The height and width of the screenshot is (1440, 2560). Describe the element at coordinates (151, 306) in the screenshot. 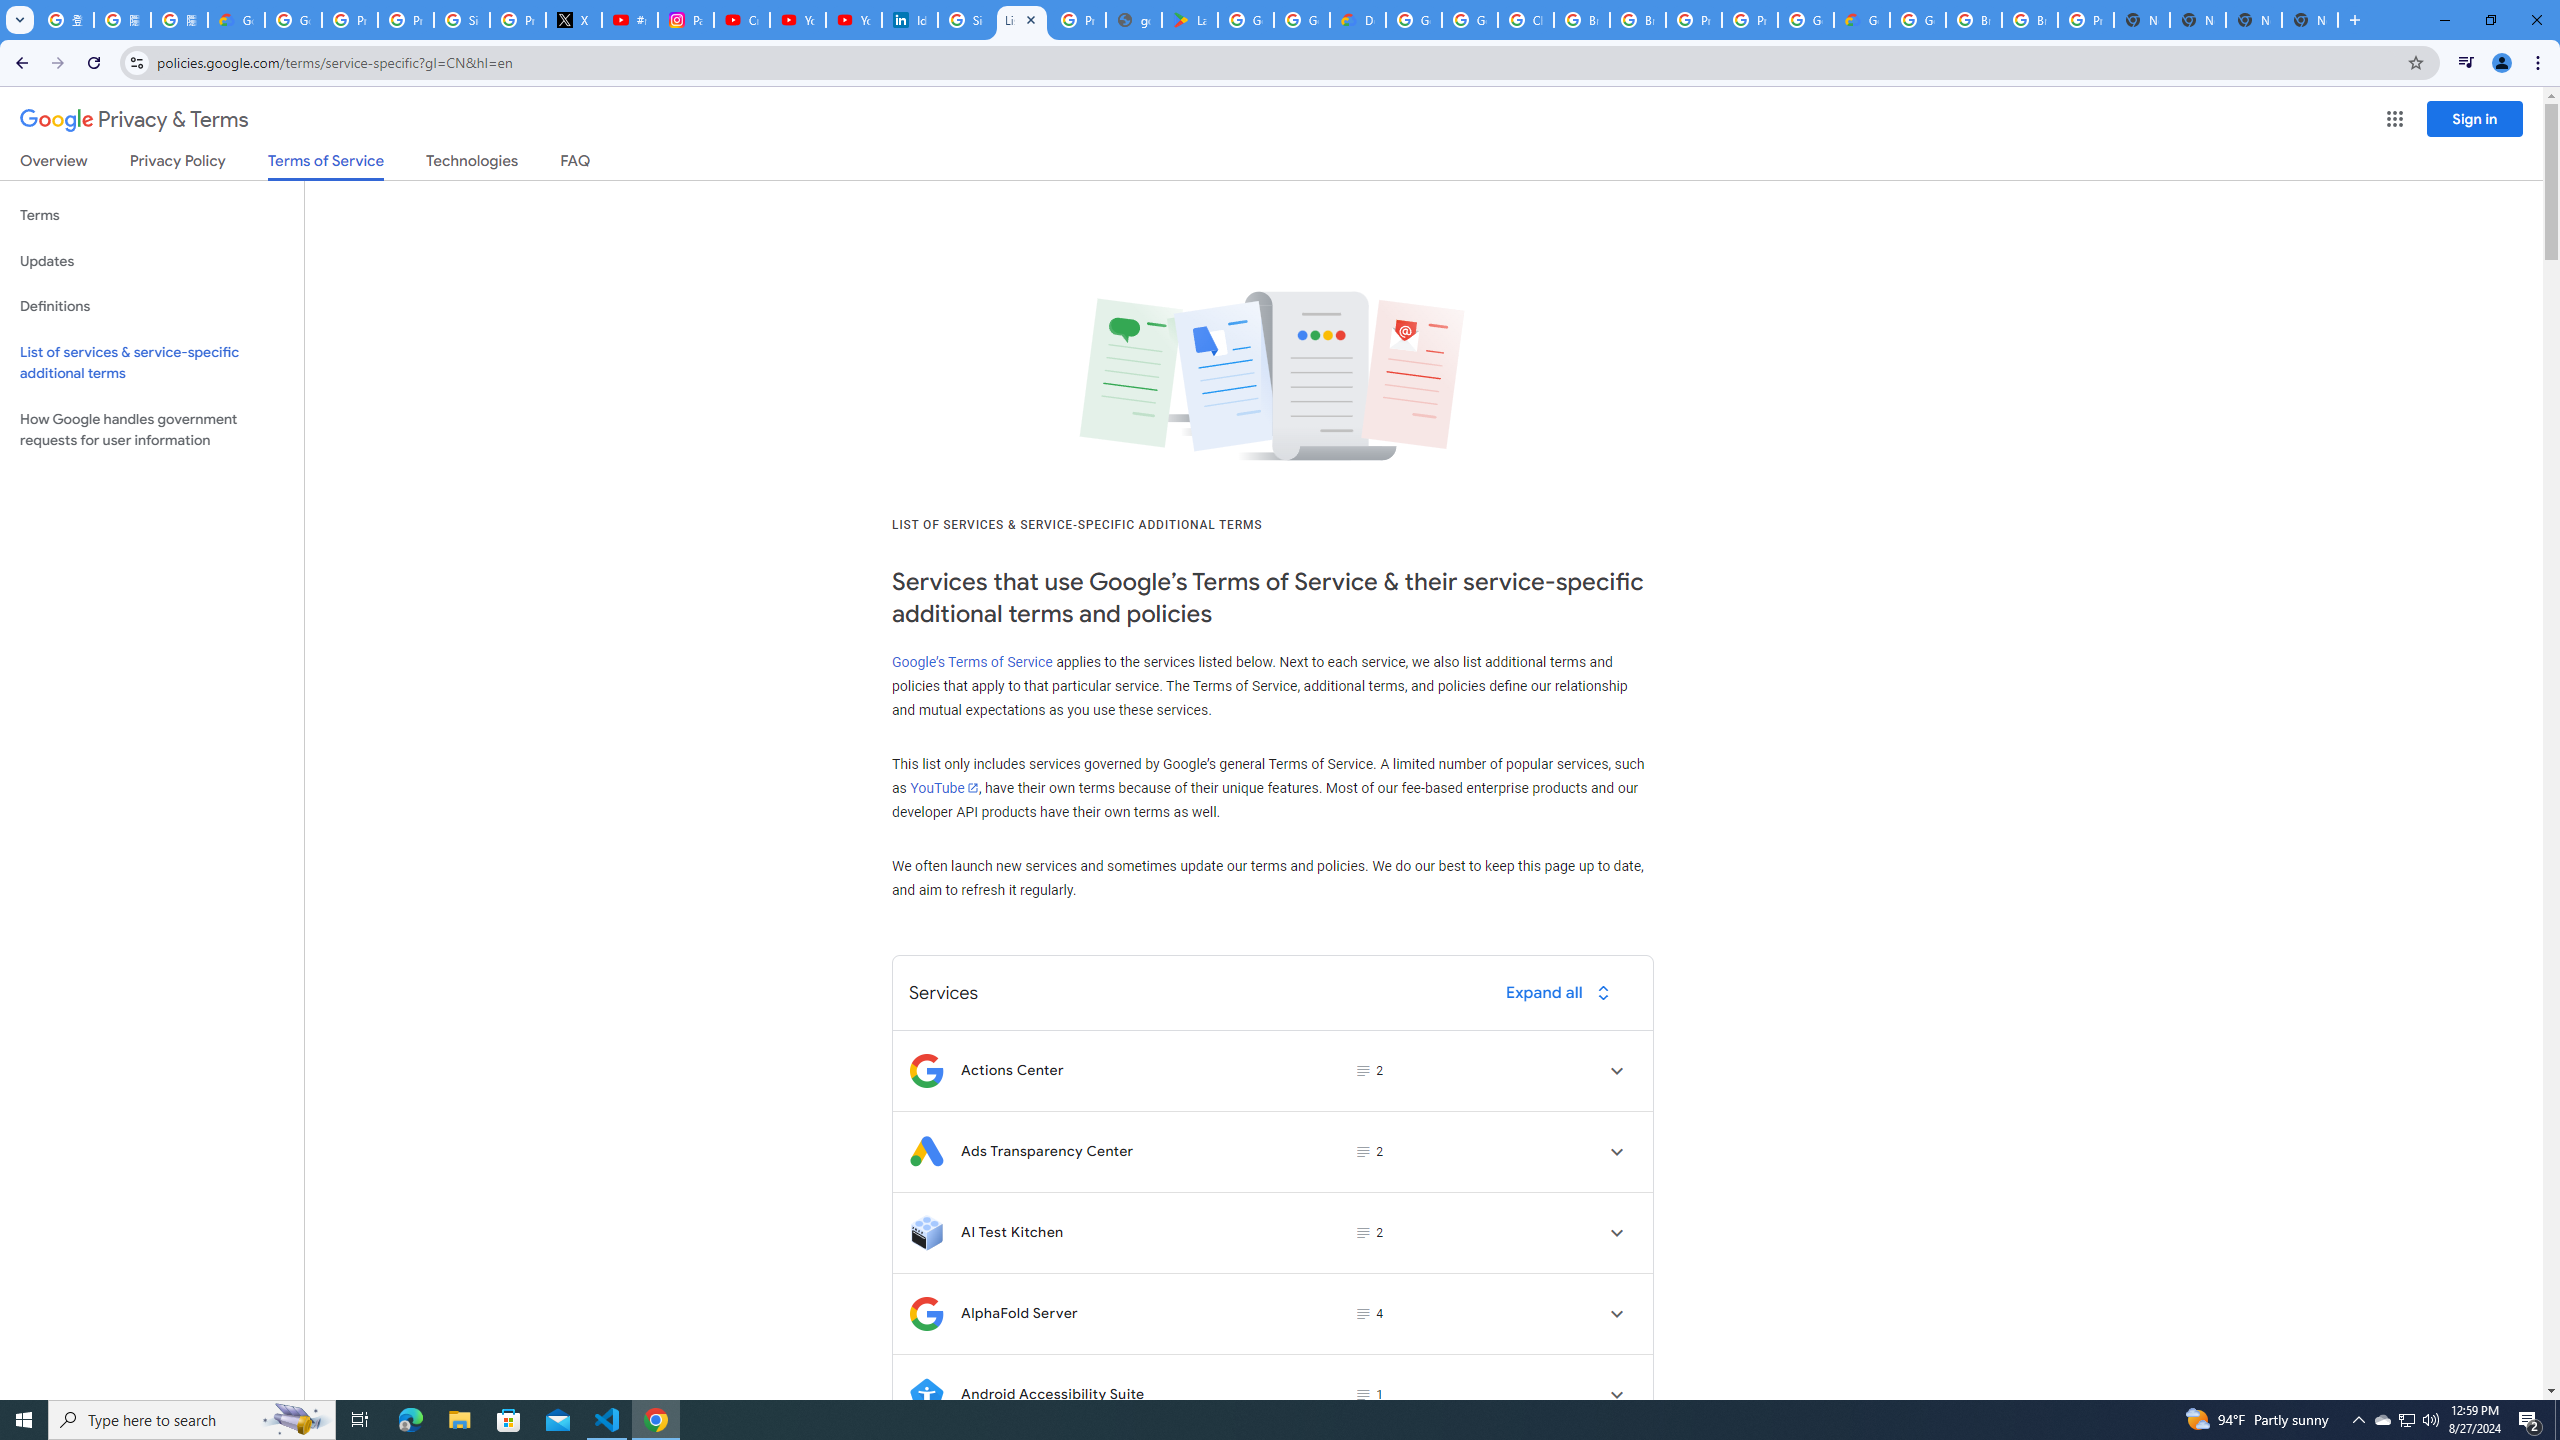

I see `'Definitions'` at that location.